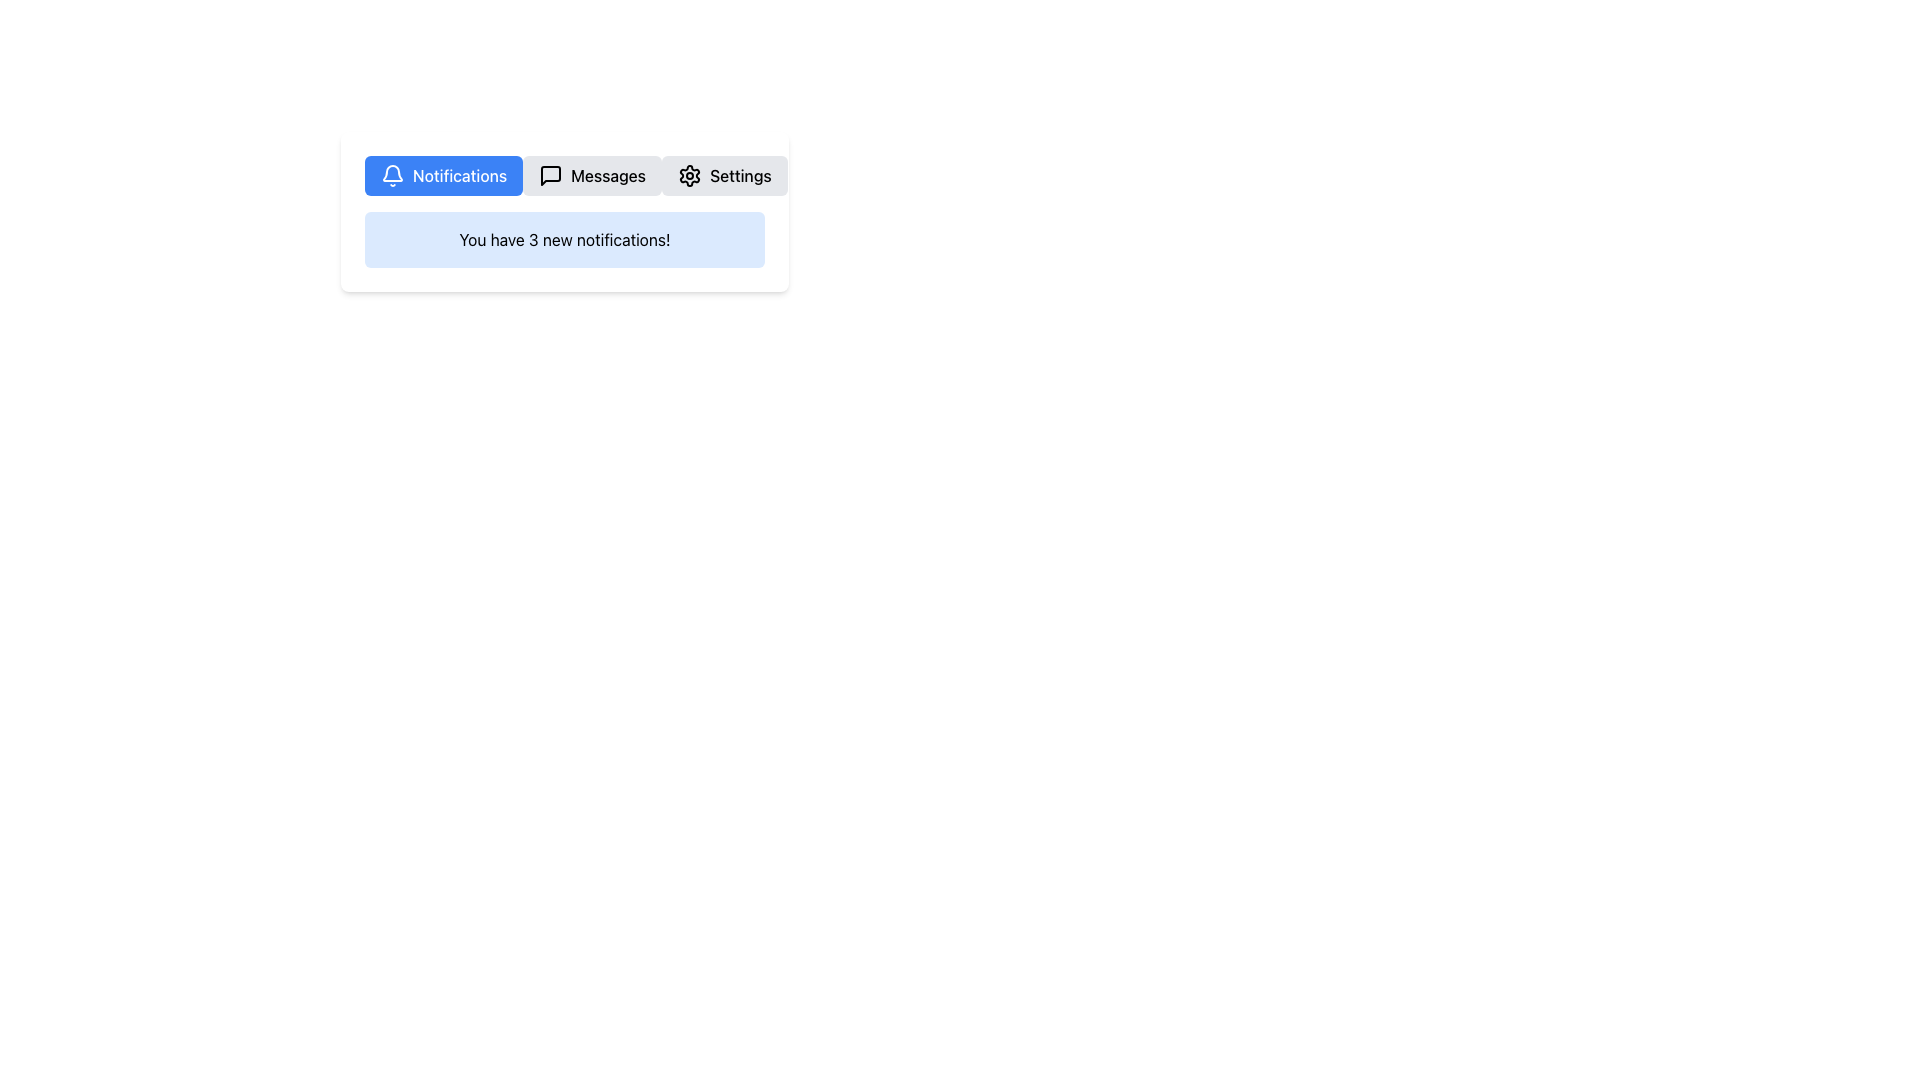 Image resolution: width=1920 pixels, height=1080 pixels. Describe the element at coordinates (551, 175) in the screenshot. I see `the 'Messages' icon on the navigation bar` at that location.